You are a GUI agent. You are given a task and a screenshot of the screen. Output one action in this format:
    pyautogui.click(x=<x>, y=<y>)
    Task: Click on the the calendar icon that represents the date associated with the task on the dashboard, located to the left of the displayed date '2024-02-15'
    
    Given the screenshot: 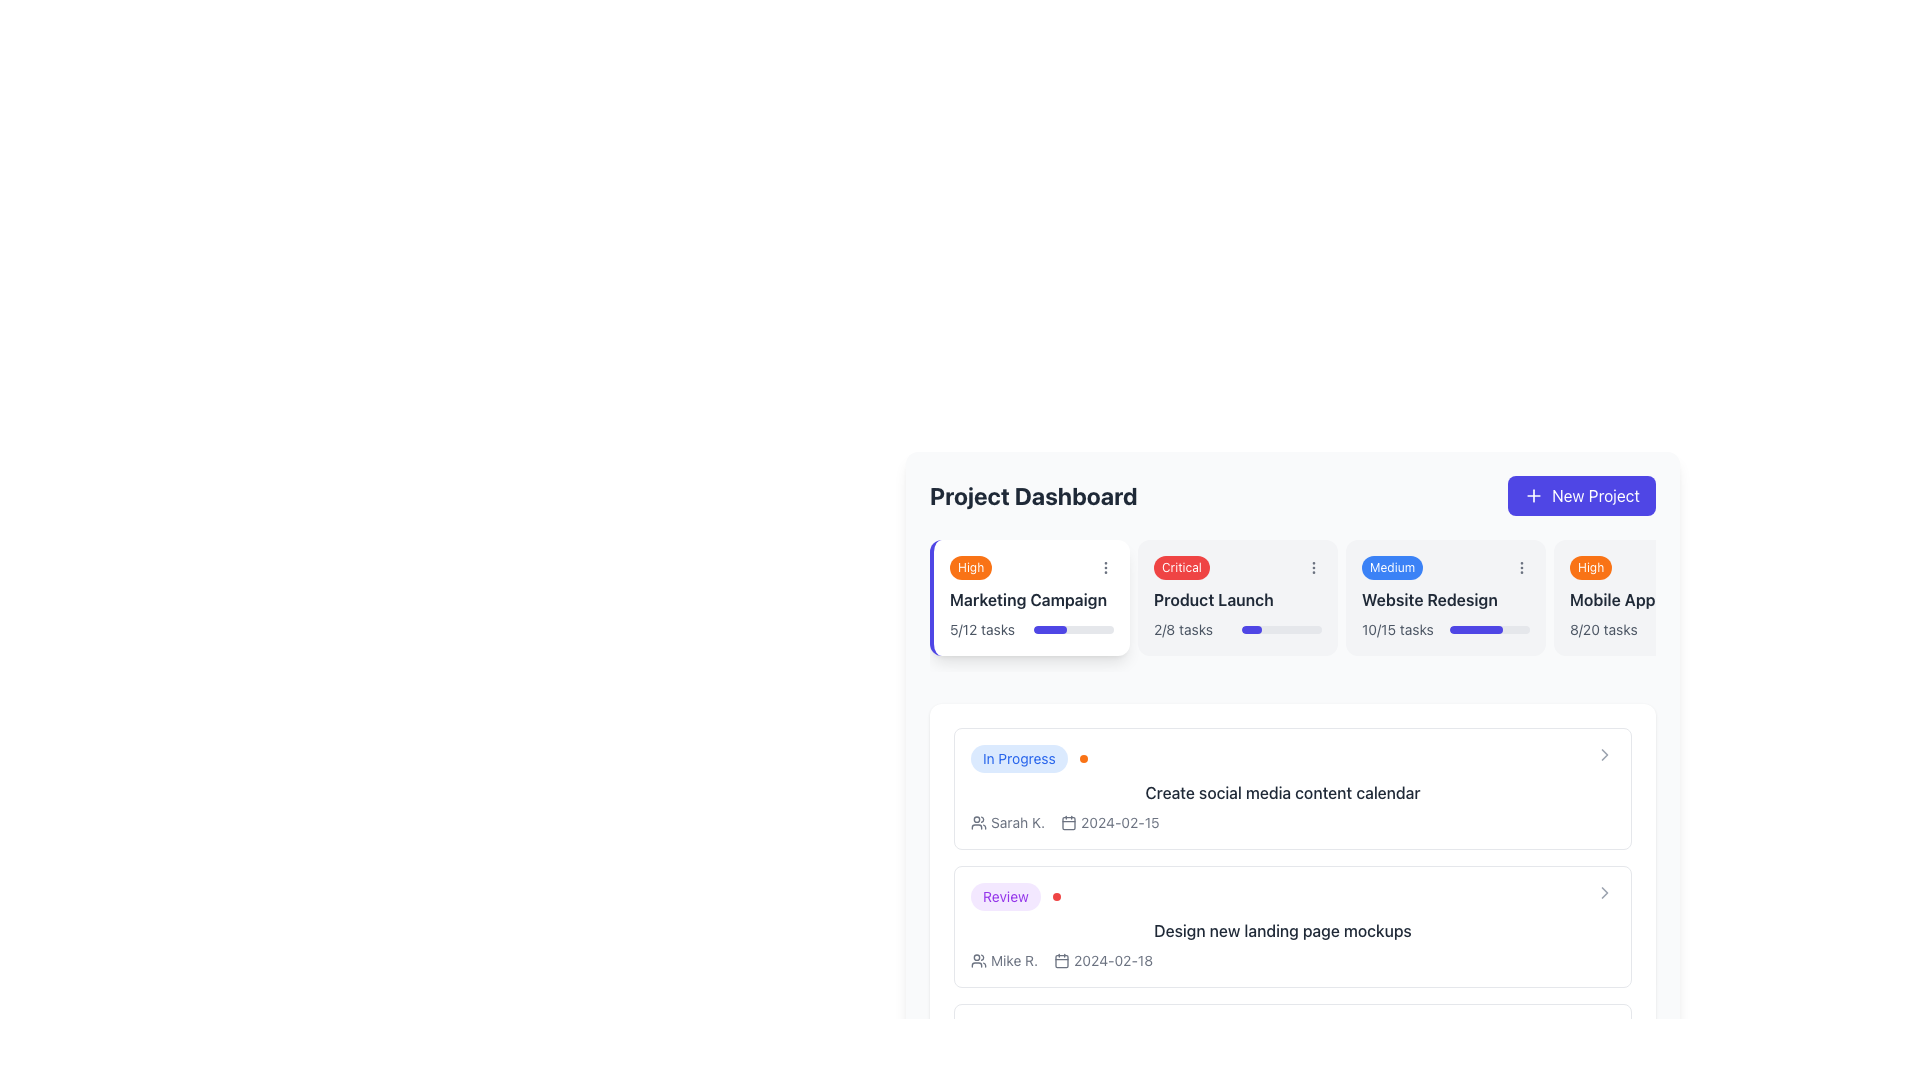 What is the action you would take?
    pyautogui.click(x=1068, y=822)
    